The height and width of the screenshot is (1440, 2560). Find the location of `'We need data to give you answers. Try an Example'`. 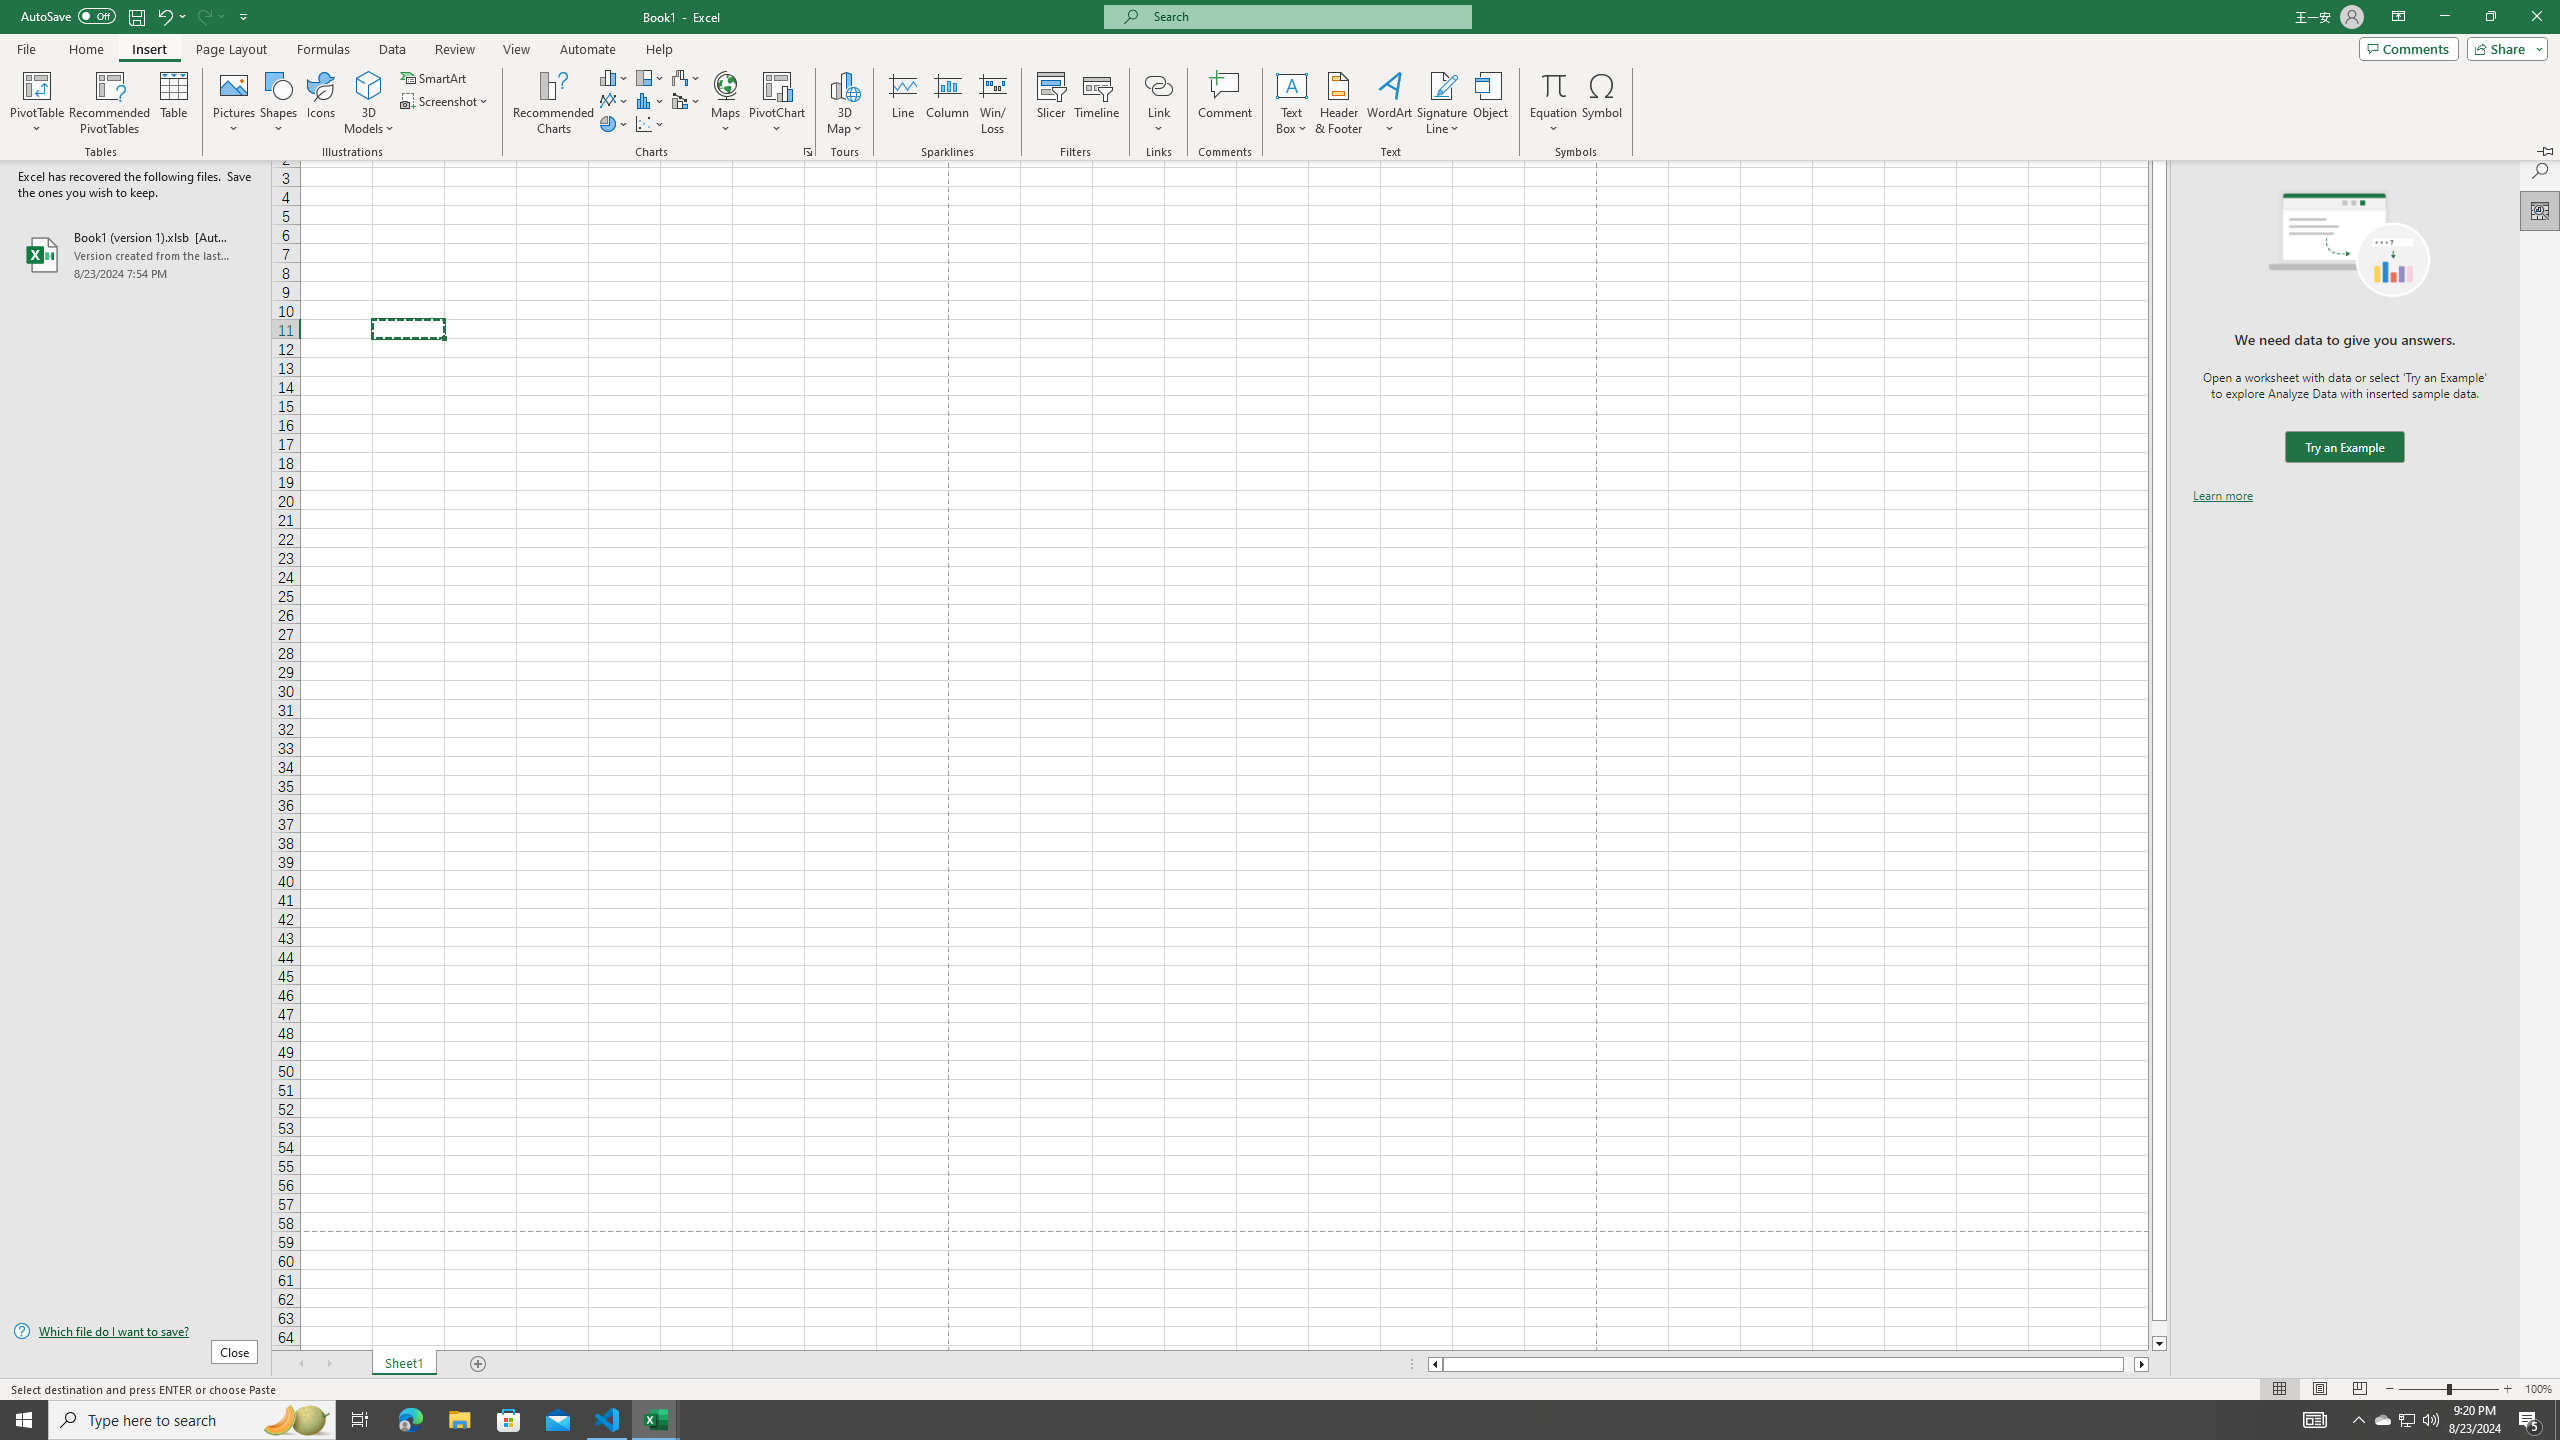

'We need data to give you answers. Try an Example' is located at coordinates (2343, 447).